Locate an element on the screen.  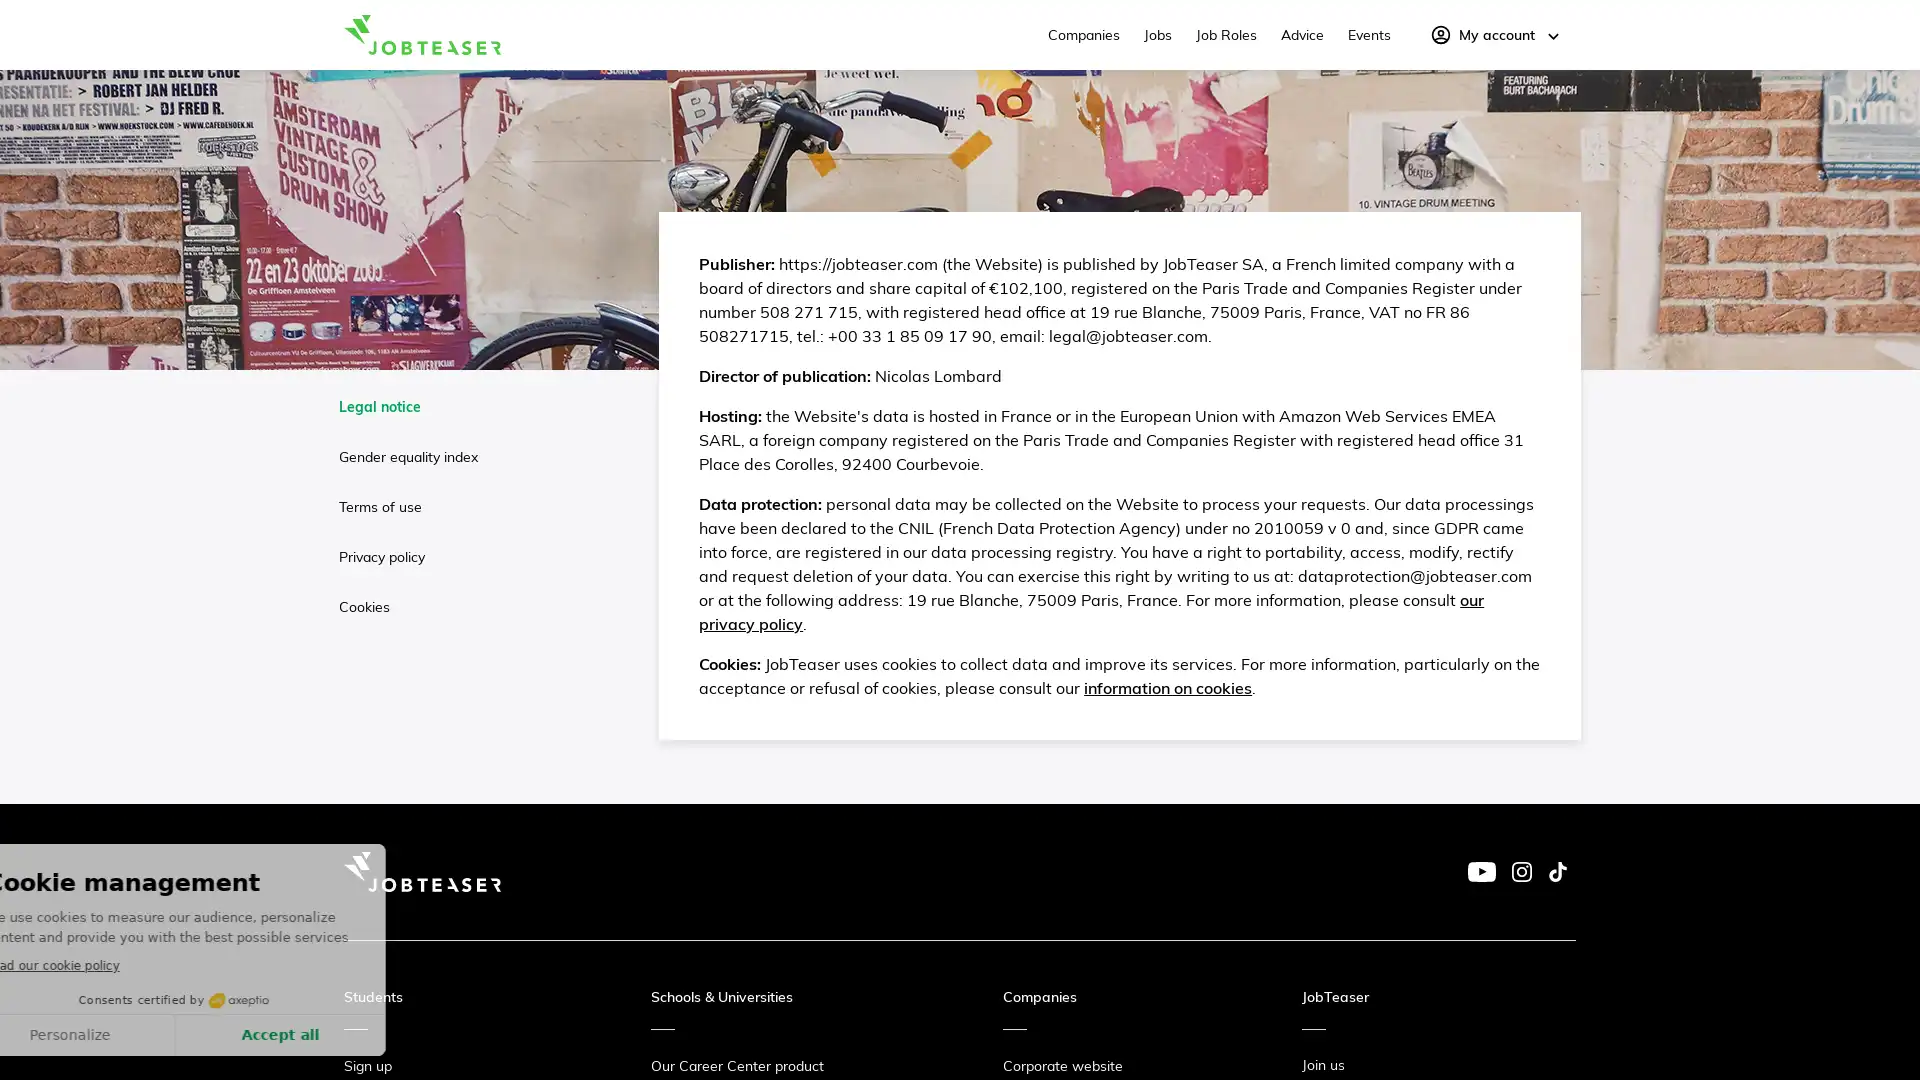
Consents certified by is located at coordinates (229, 999).